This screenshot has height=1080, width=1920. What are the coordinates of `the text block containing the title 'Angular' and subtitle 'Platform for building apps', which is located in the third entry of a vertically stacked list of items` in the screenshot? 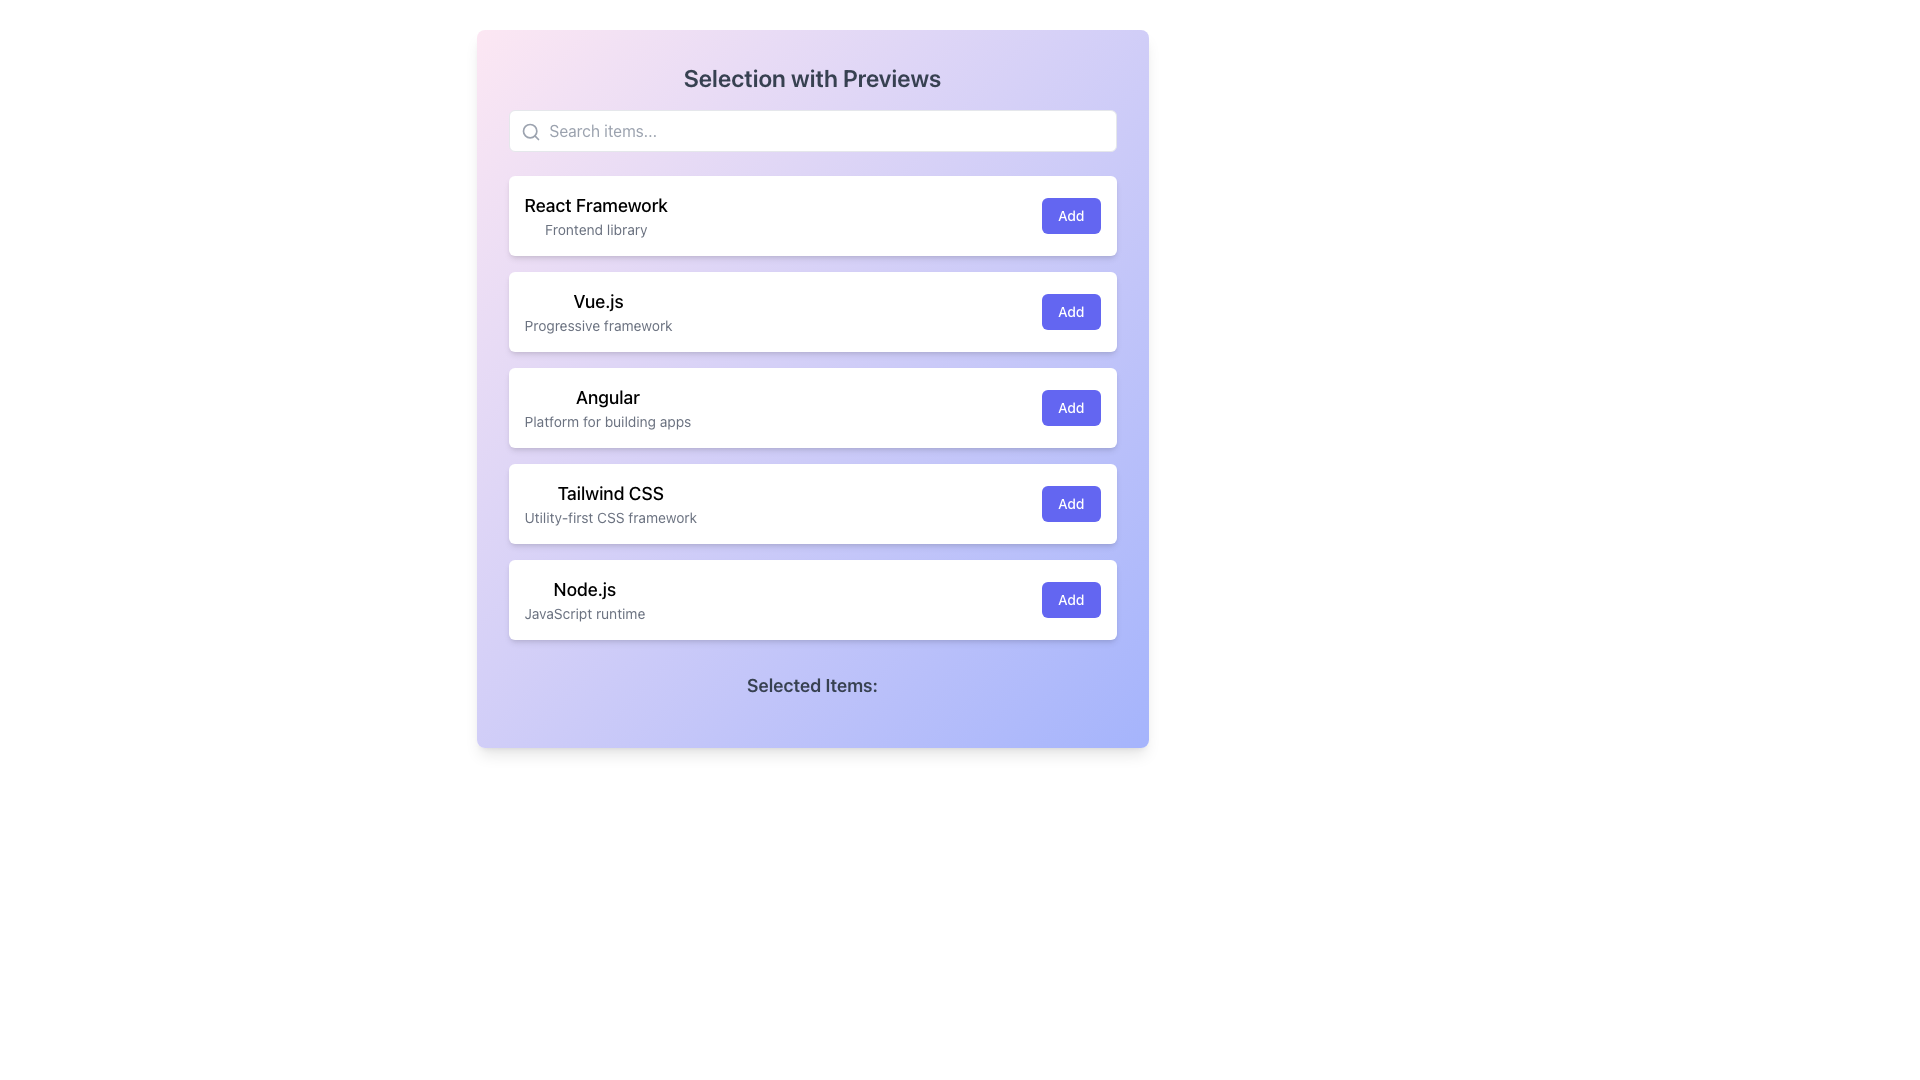 It's located at (606, 407).